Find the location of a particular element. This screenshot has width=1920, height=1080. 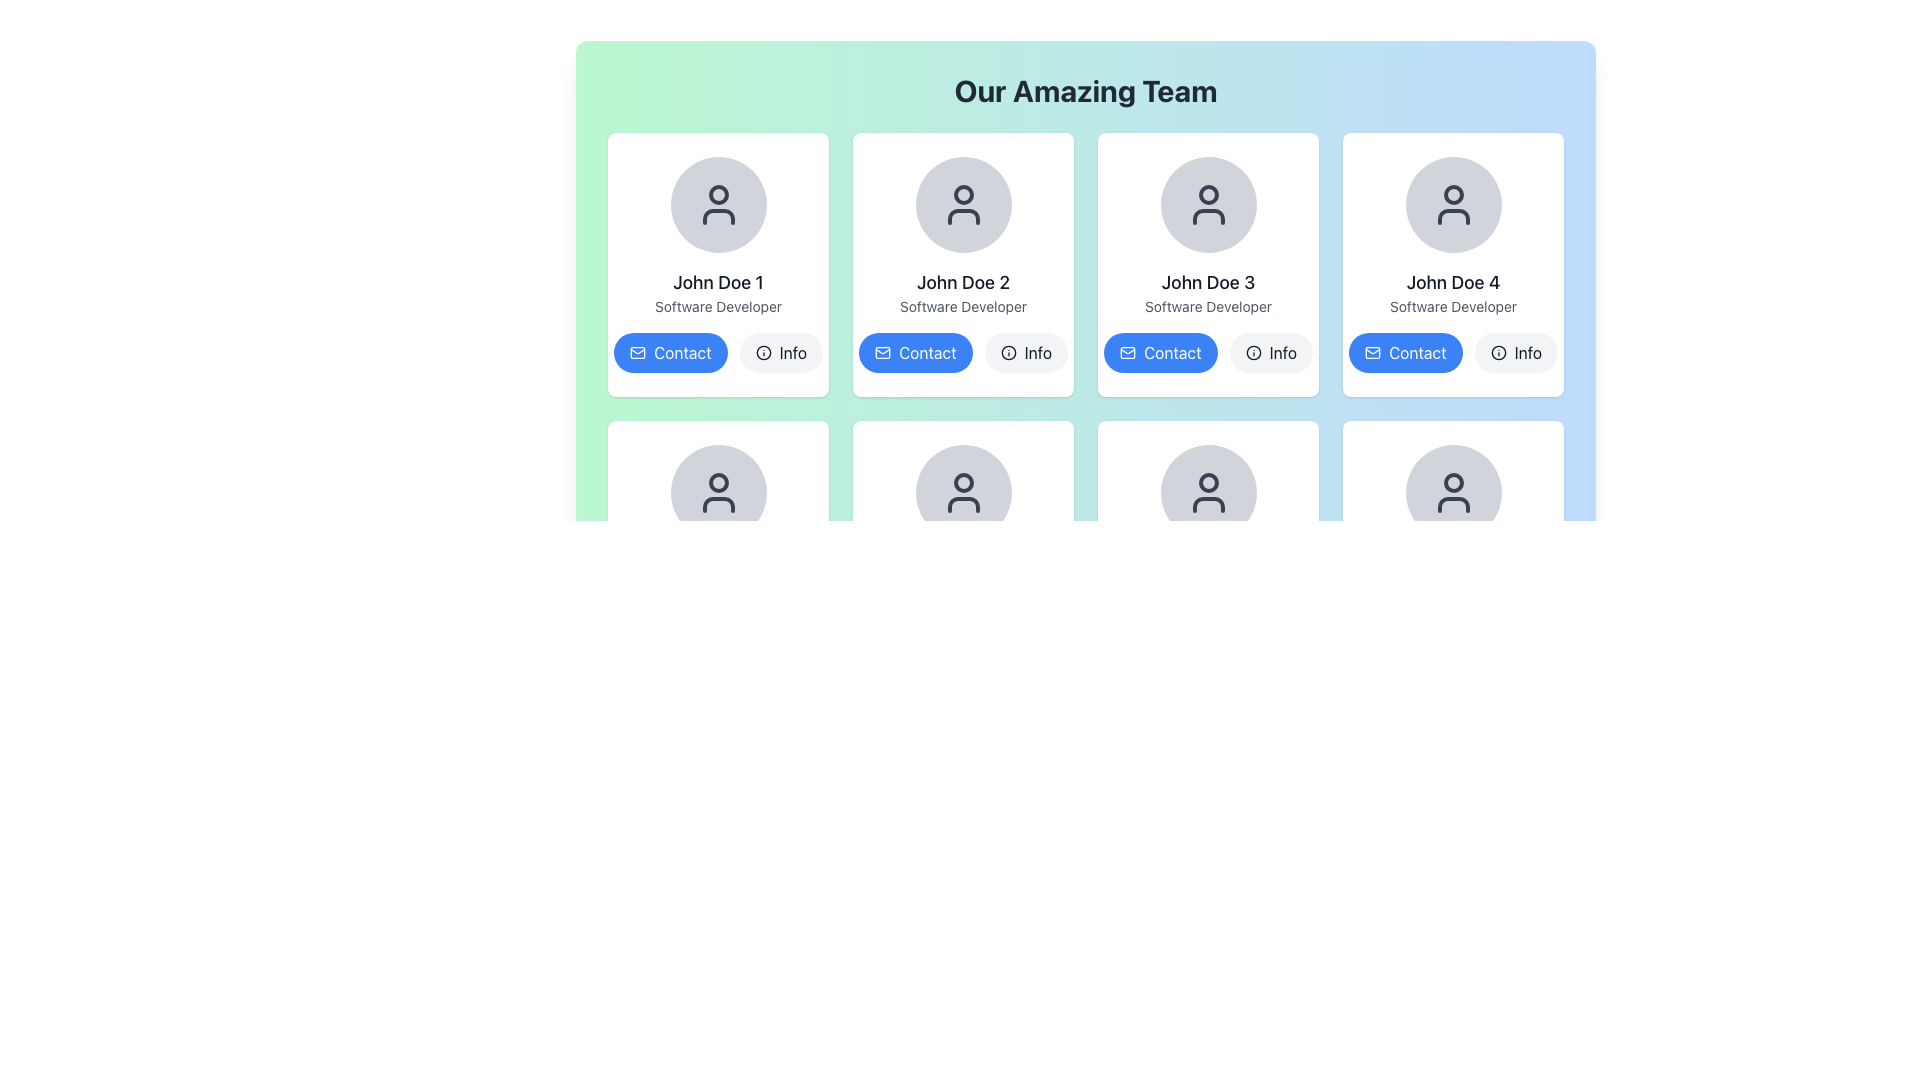

the user's avatar icon represented by a circular profile image placeholder located in the second row and first column of avatar items, with the label 'John Doe 1' and 'Software Developer' above it is located at coordinates (718, 493).